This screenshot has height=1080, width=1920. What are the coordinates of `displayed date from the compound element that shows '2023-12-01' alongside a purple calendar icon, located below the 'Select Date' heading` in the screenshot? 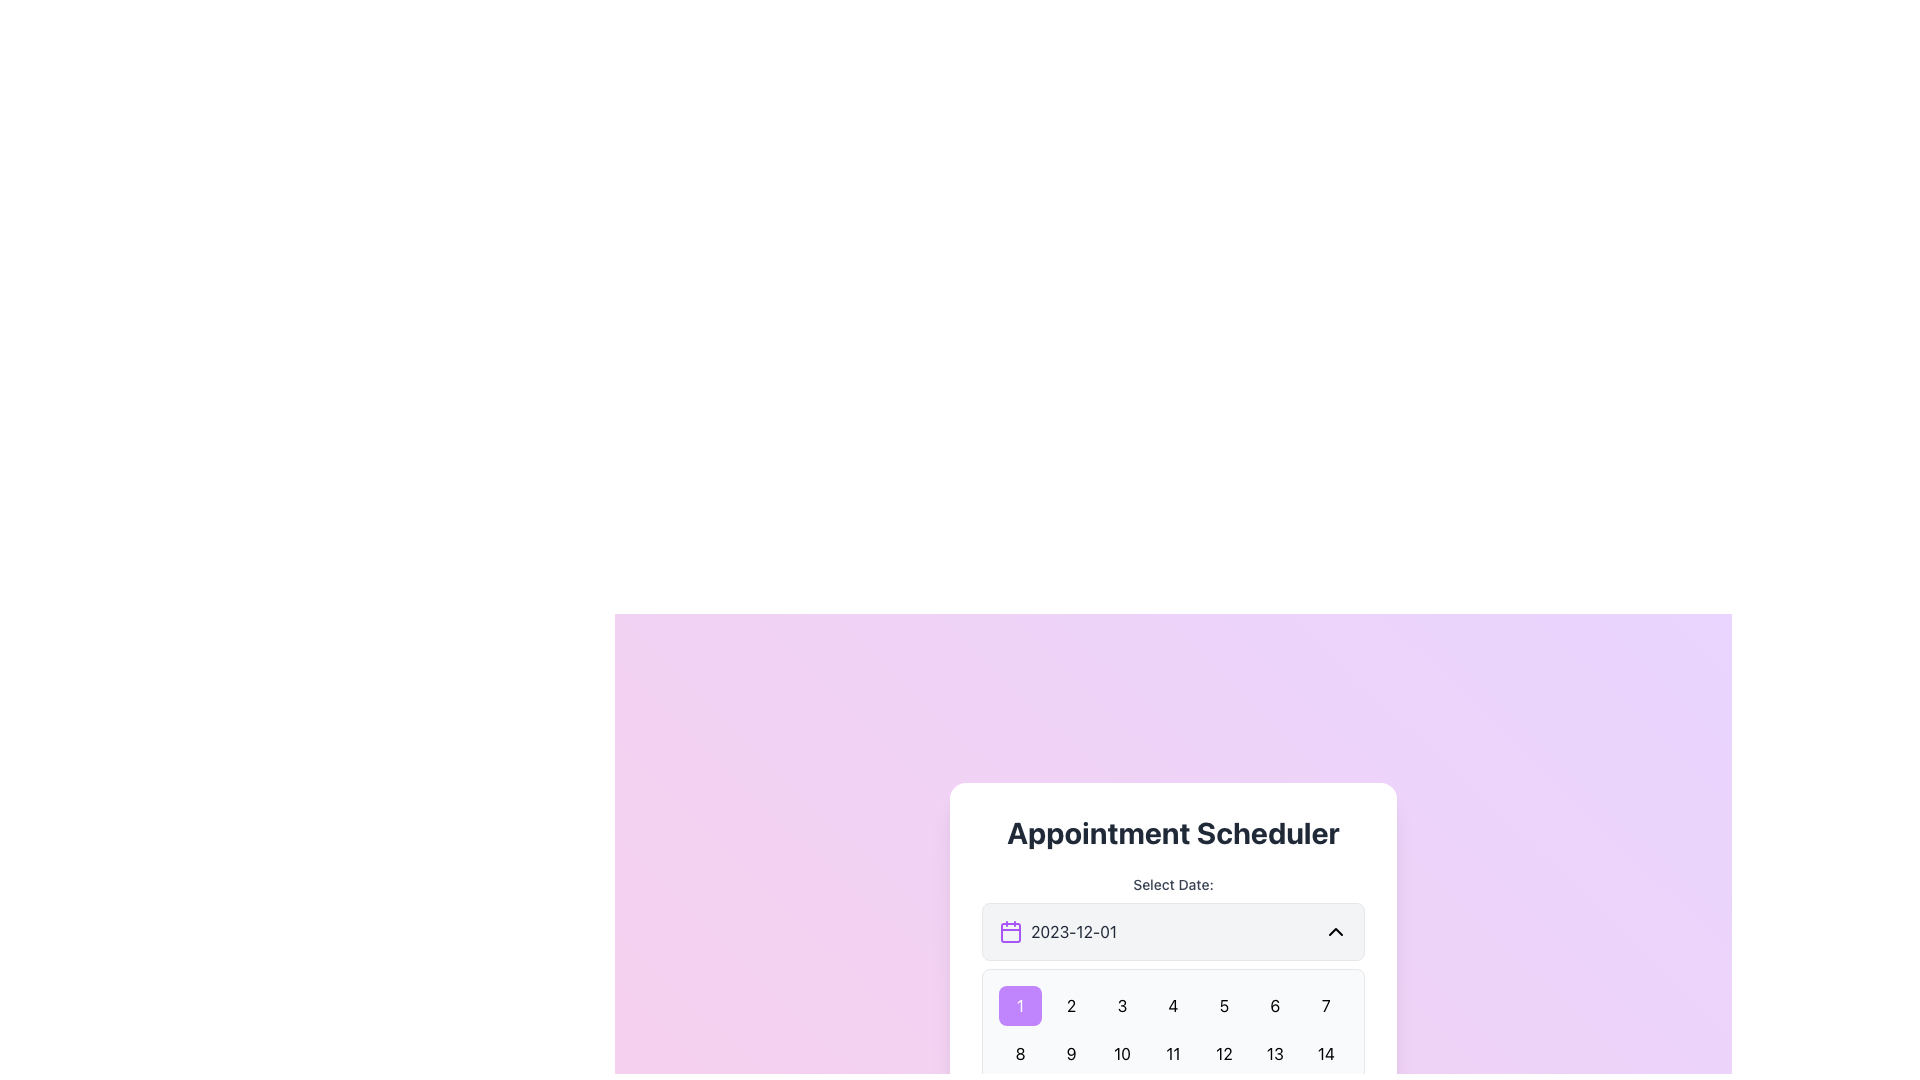 It's located at (1057, 932).